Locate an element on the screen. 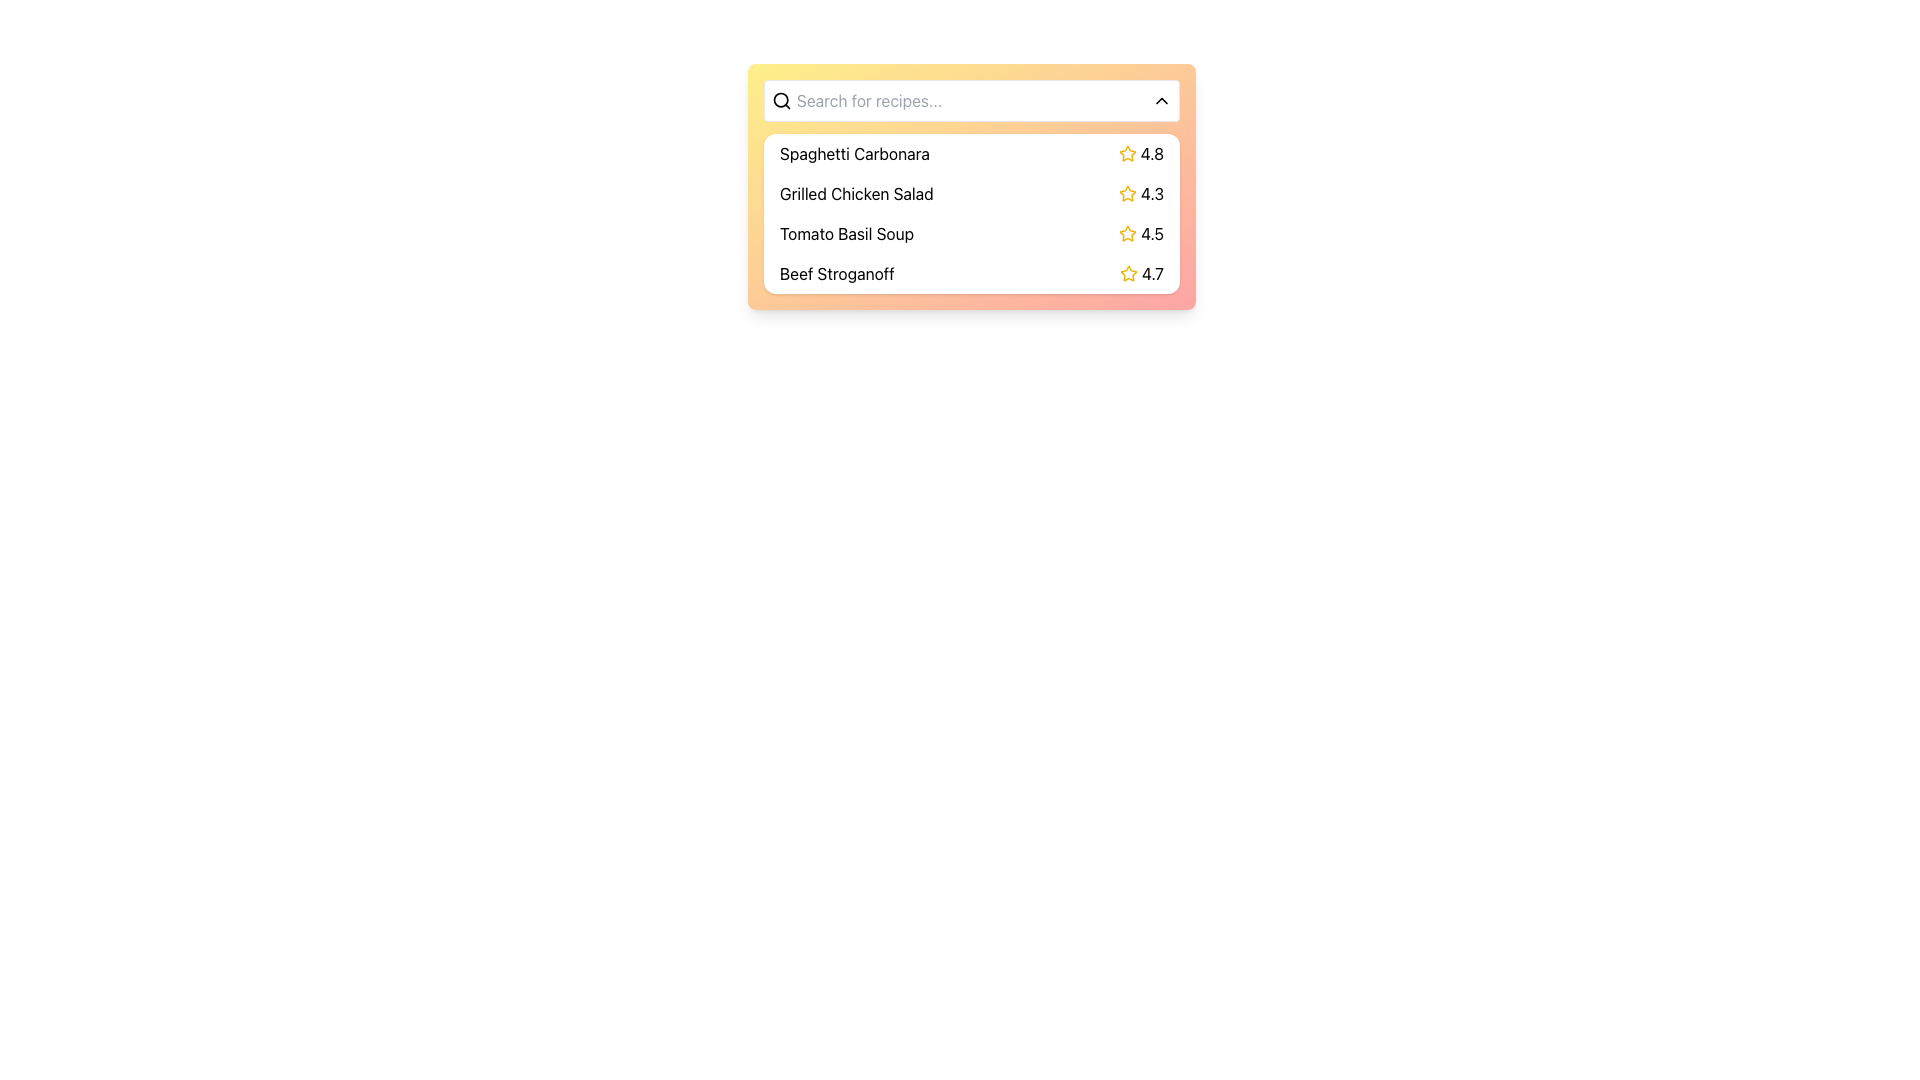 This screenshot has height=1080, width=1920. the second list item displaying a recipe name and its rating is located at coordinates (971, 186).